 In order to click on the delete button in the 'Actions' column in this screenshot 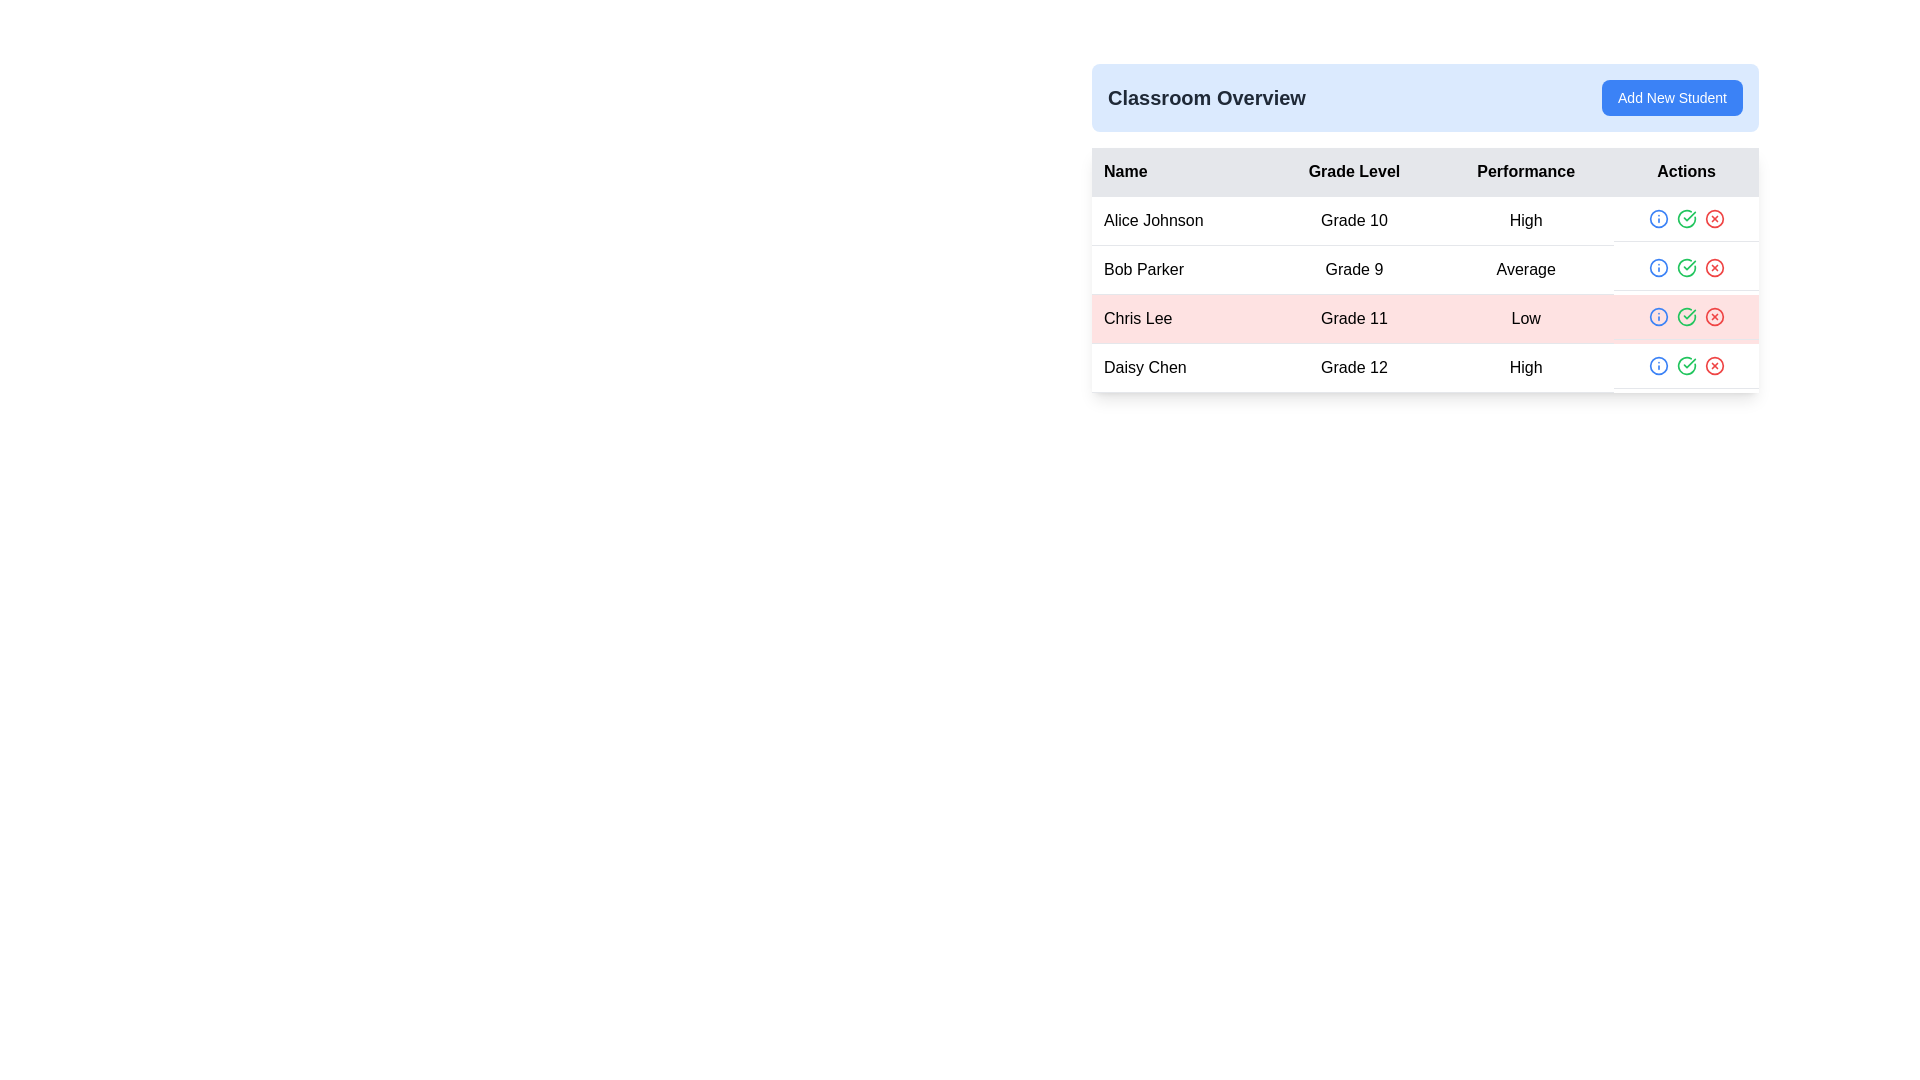, I will do `click(1713, 315)`.